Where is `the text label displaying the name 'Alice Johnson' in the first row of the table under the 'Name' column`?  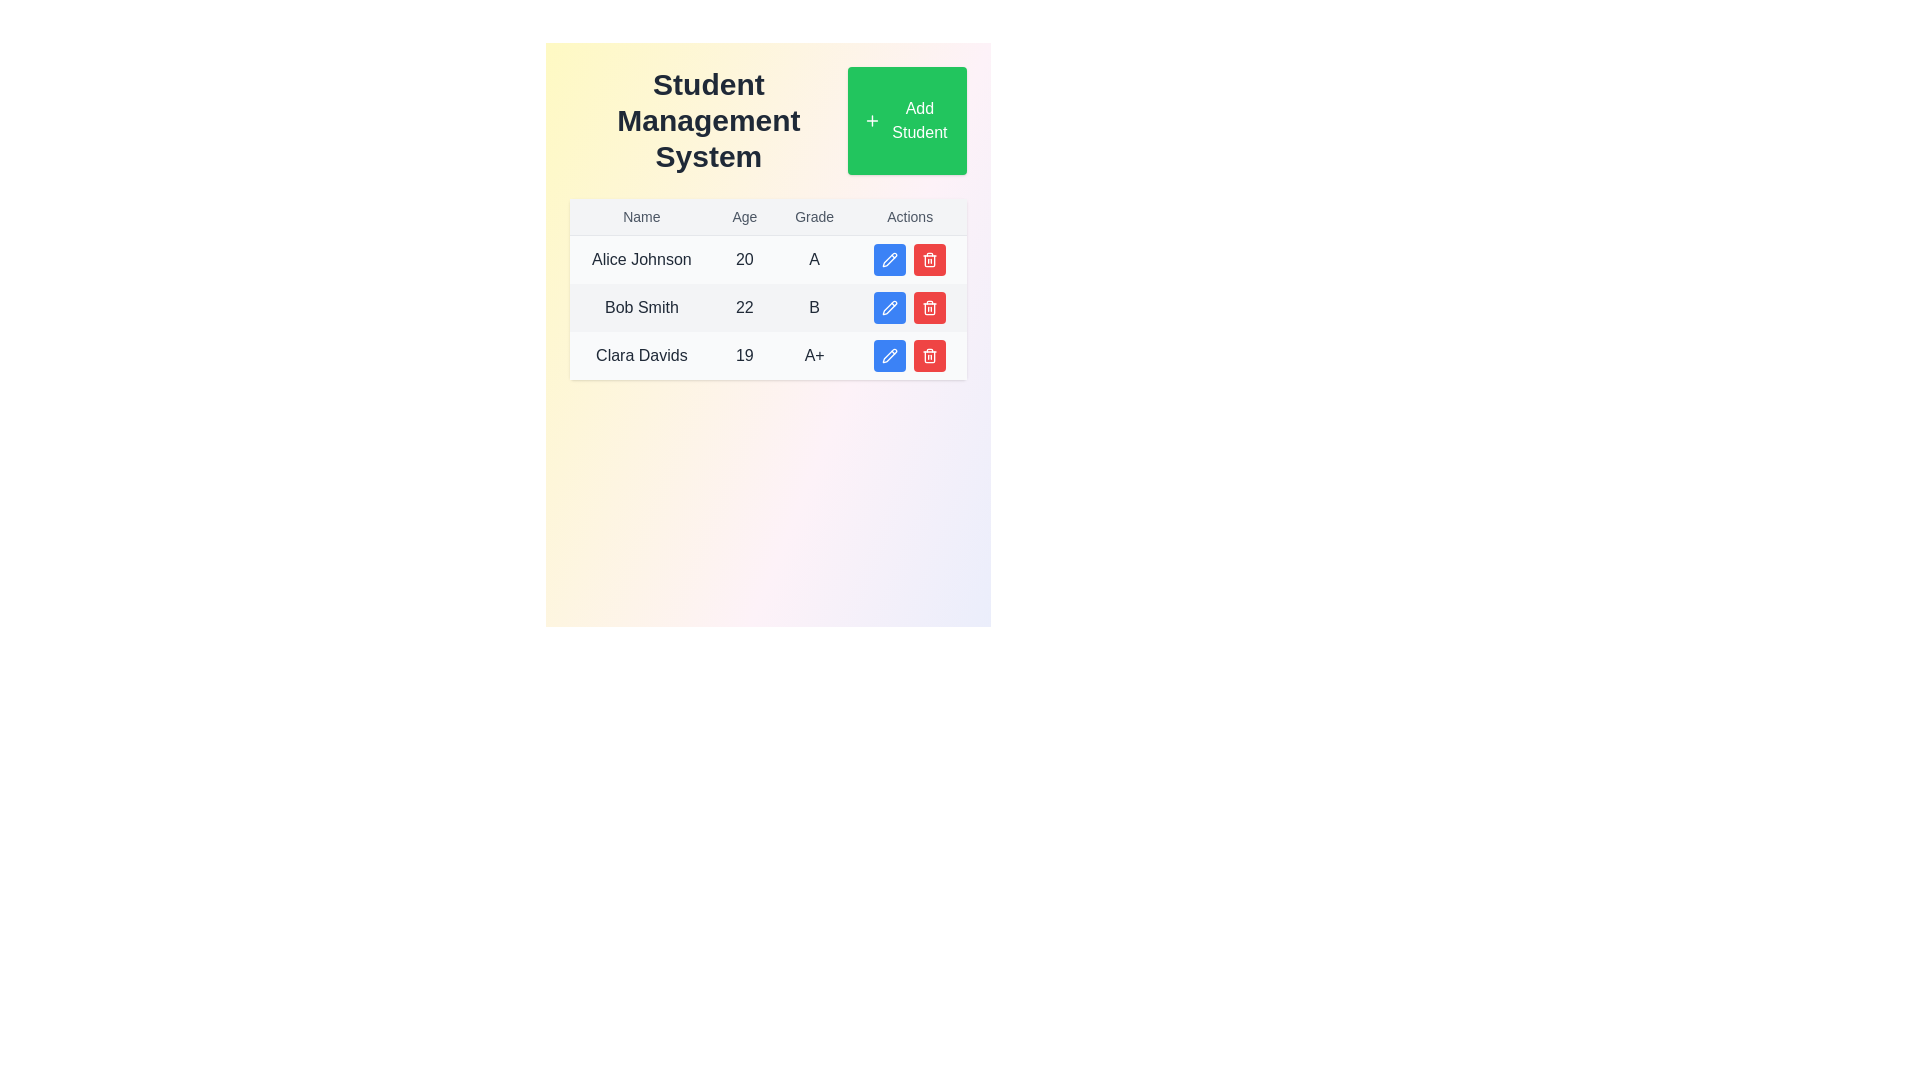 the text label displaying the name 'Alice Johnson' in the first row of the table under the 'Name' column is located at coordinates (641, 258).